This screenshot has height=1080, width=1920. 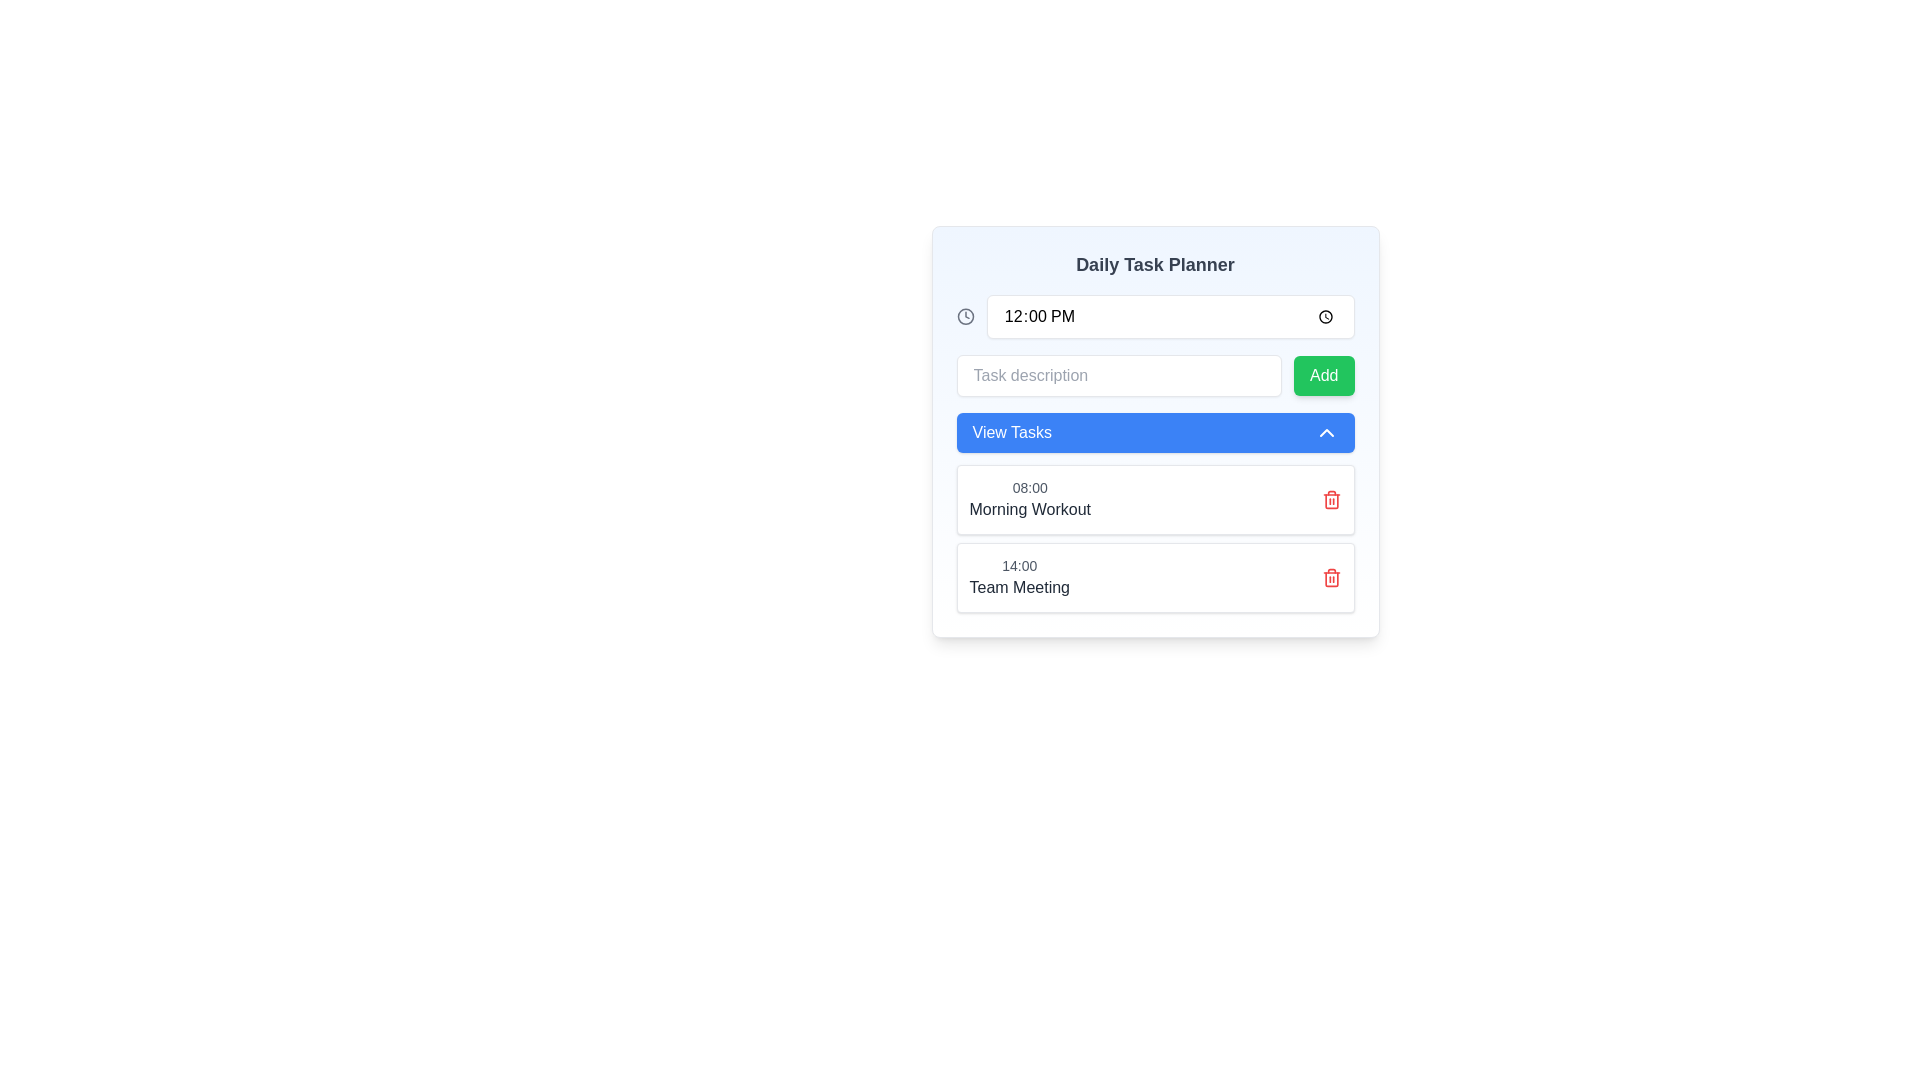 I want to click on text from the title or header label of the daily task planner interface, which is positioned at the top center above the input field and buttons, so click(x=1155, y=264).